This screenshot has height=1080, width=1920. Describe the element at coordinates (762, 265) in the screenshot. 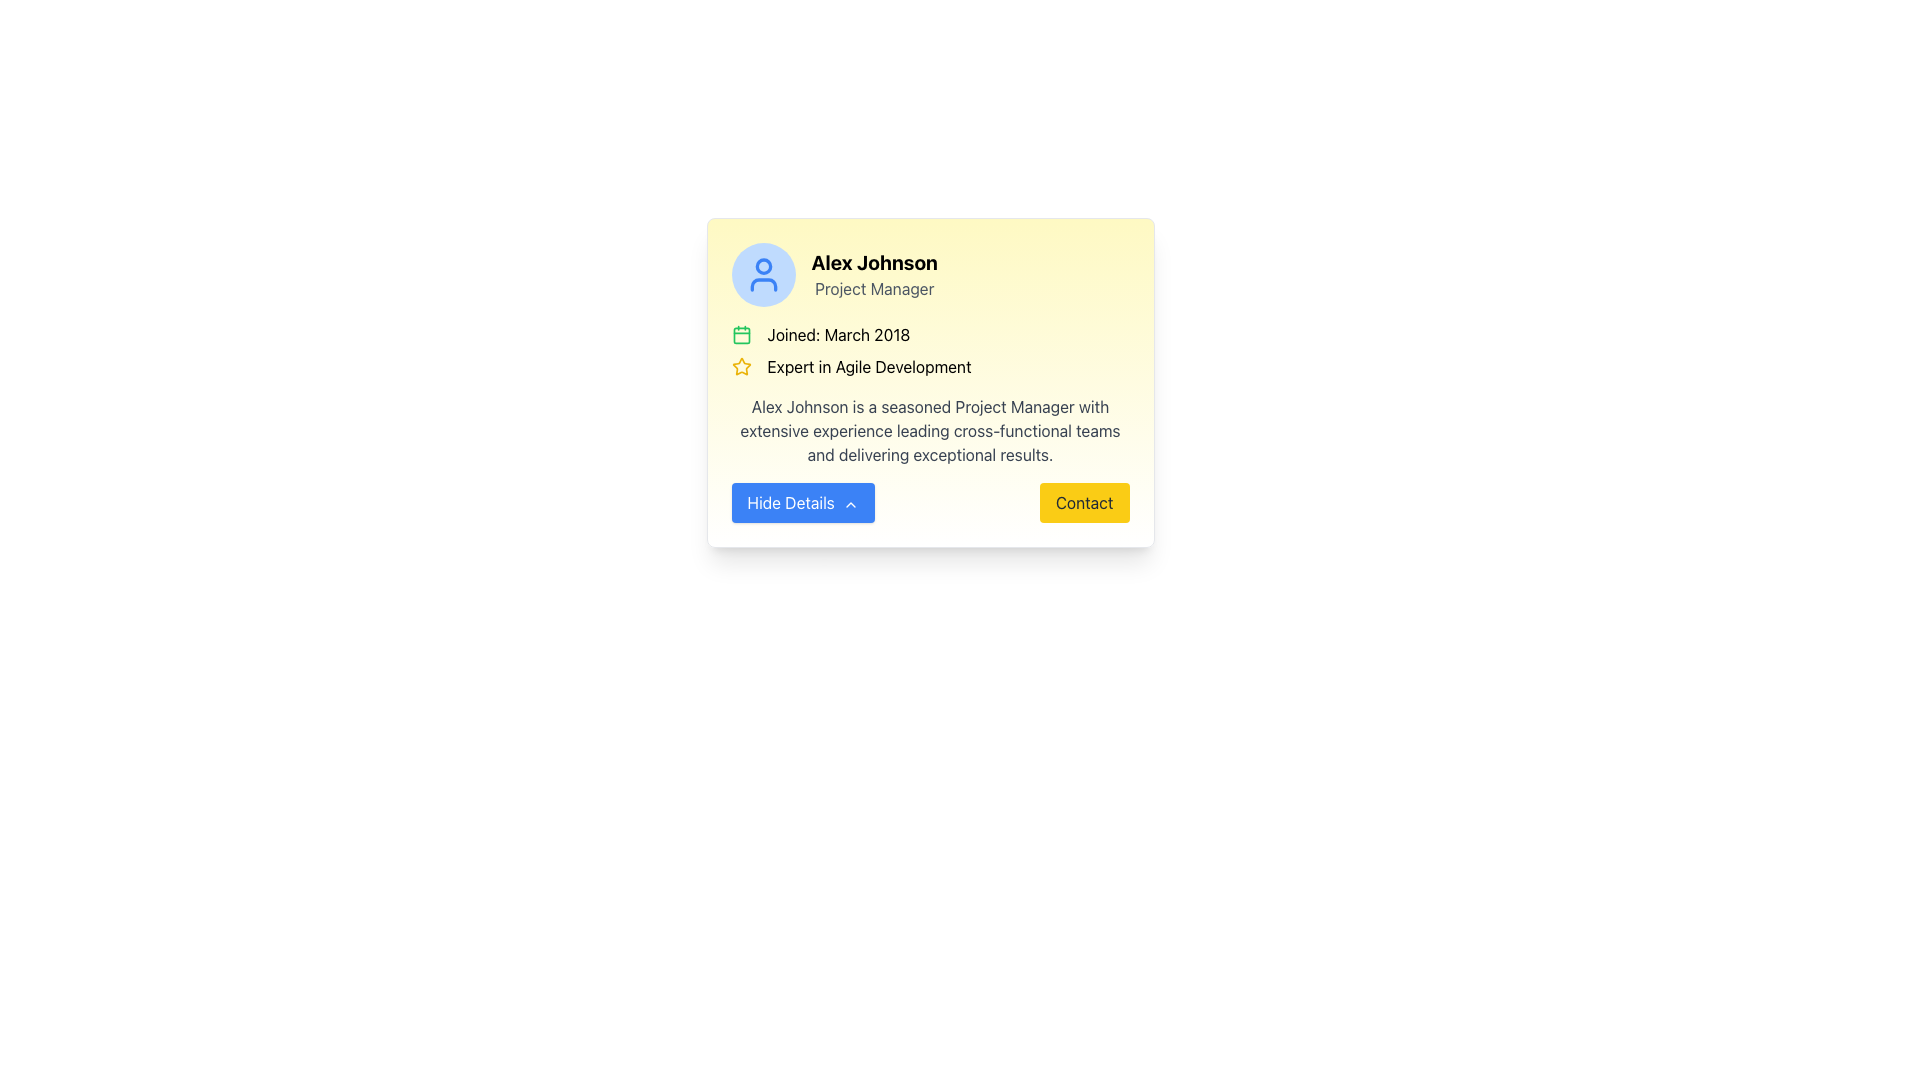

I see `the blue circular SVG icon representing the user's profile picture, which is located in the upper-left section of the user profile card, above the text 'Alex Johnson' and 'Project Manager'` at that location.